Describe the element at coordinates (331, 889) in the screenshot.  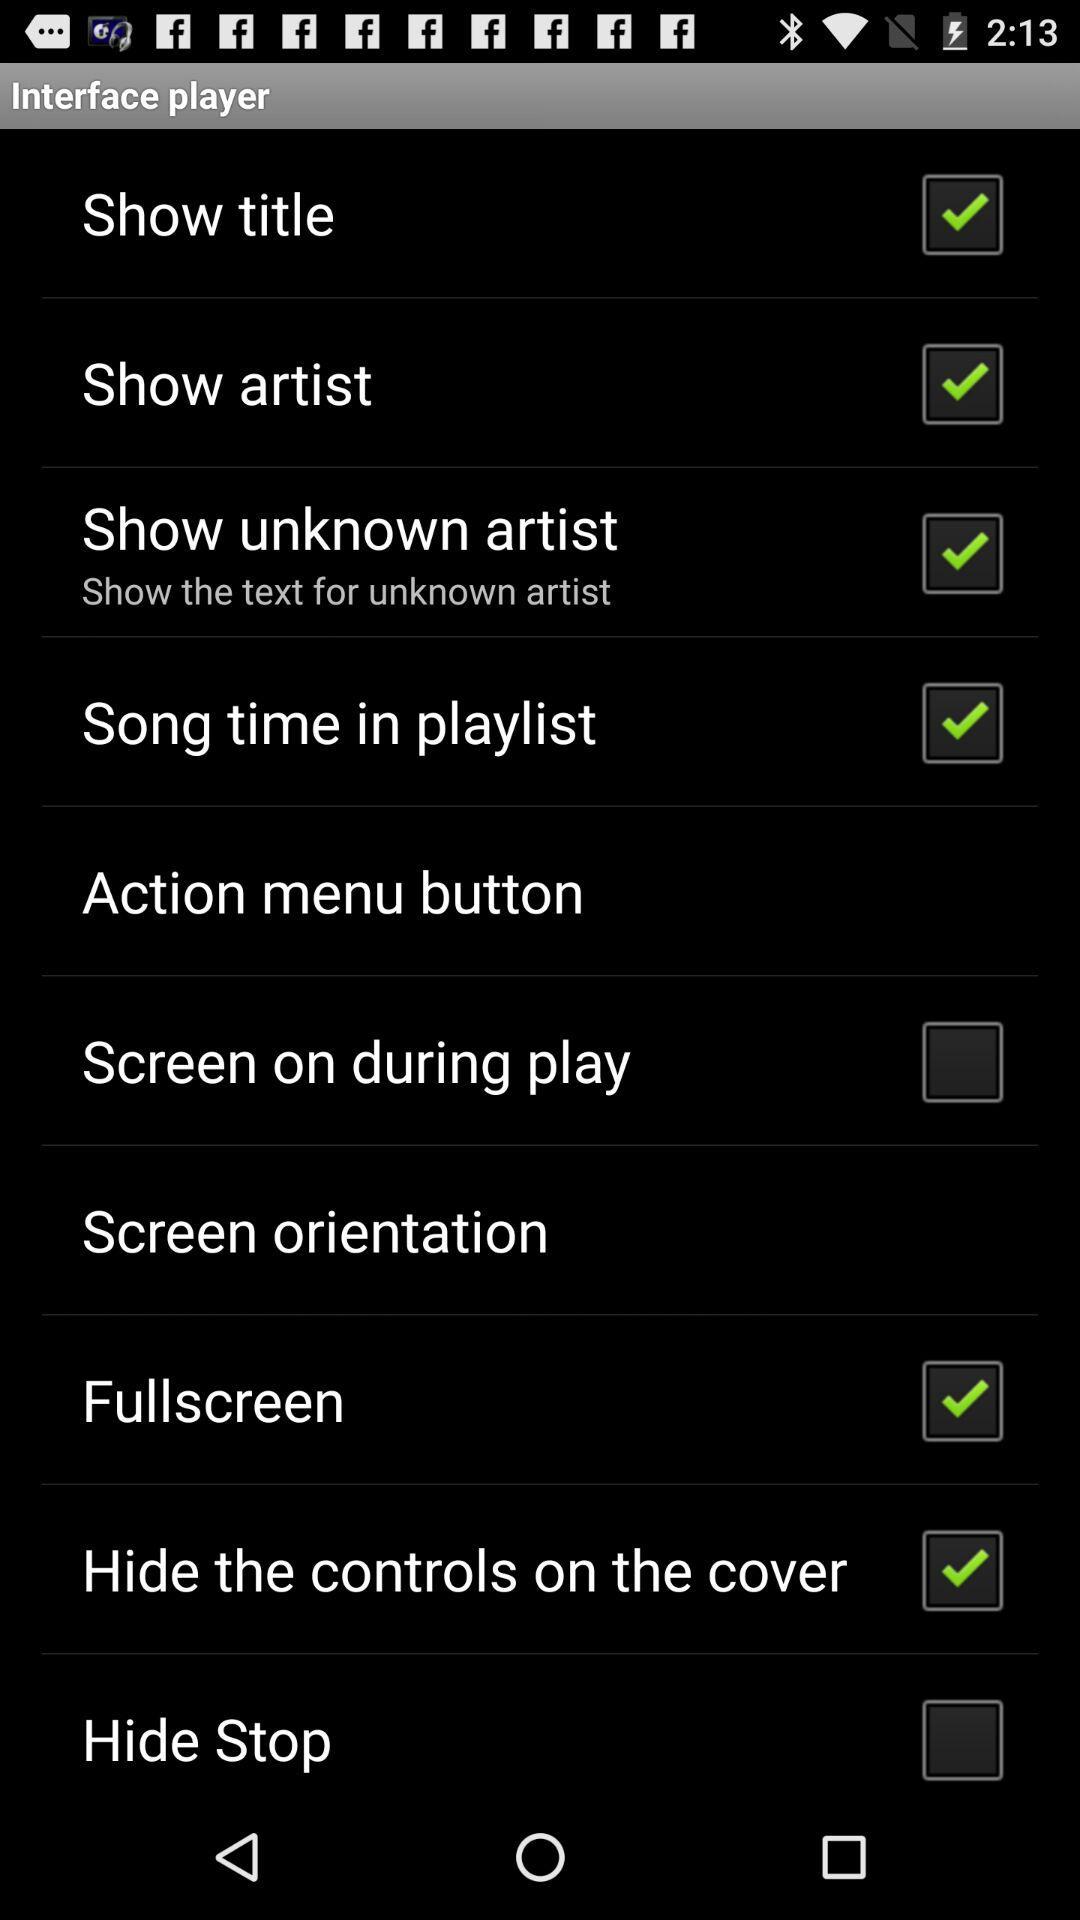
I see `the icon below the song time in app` at that location.